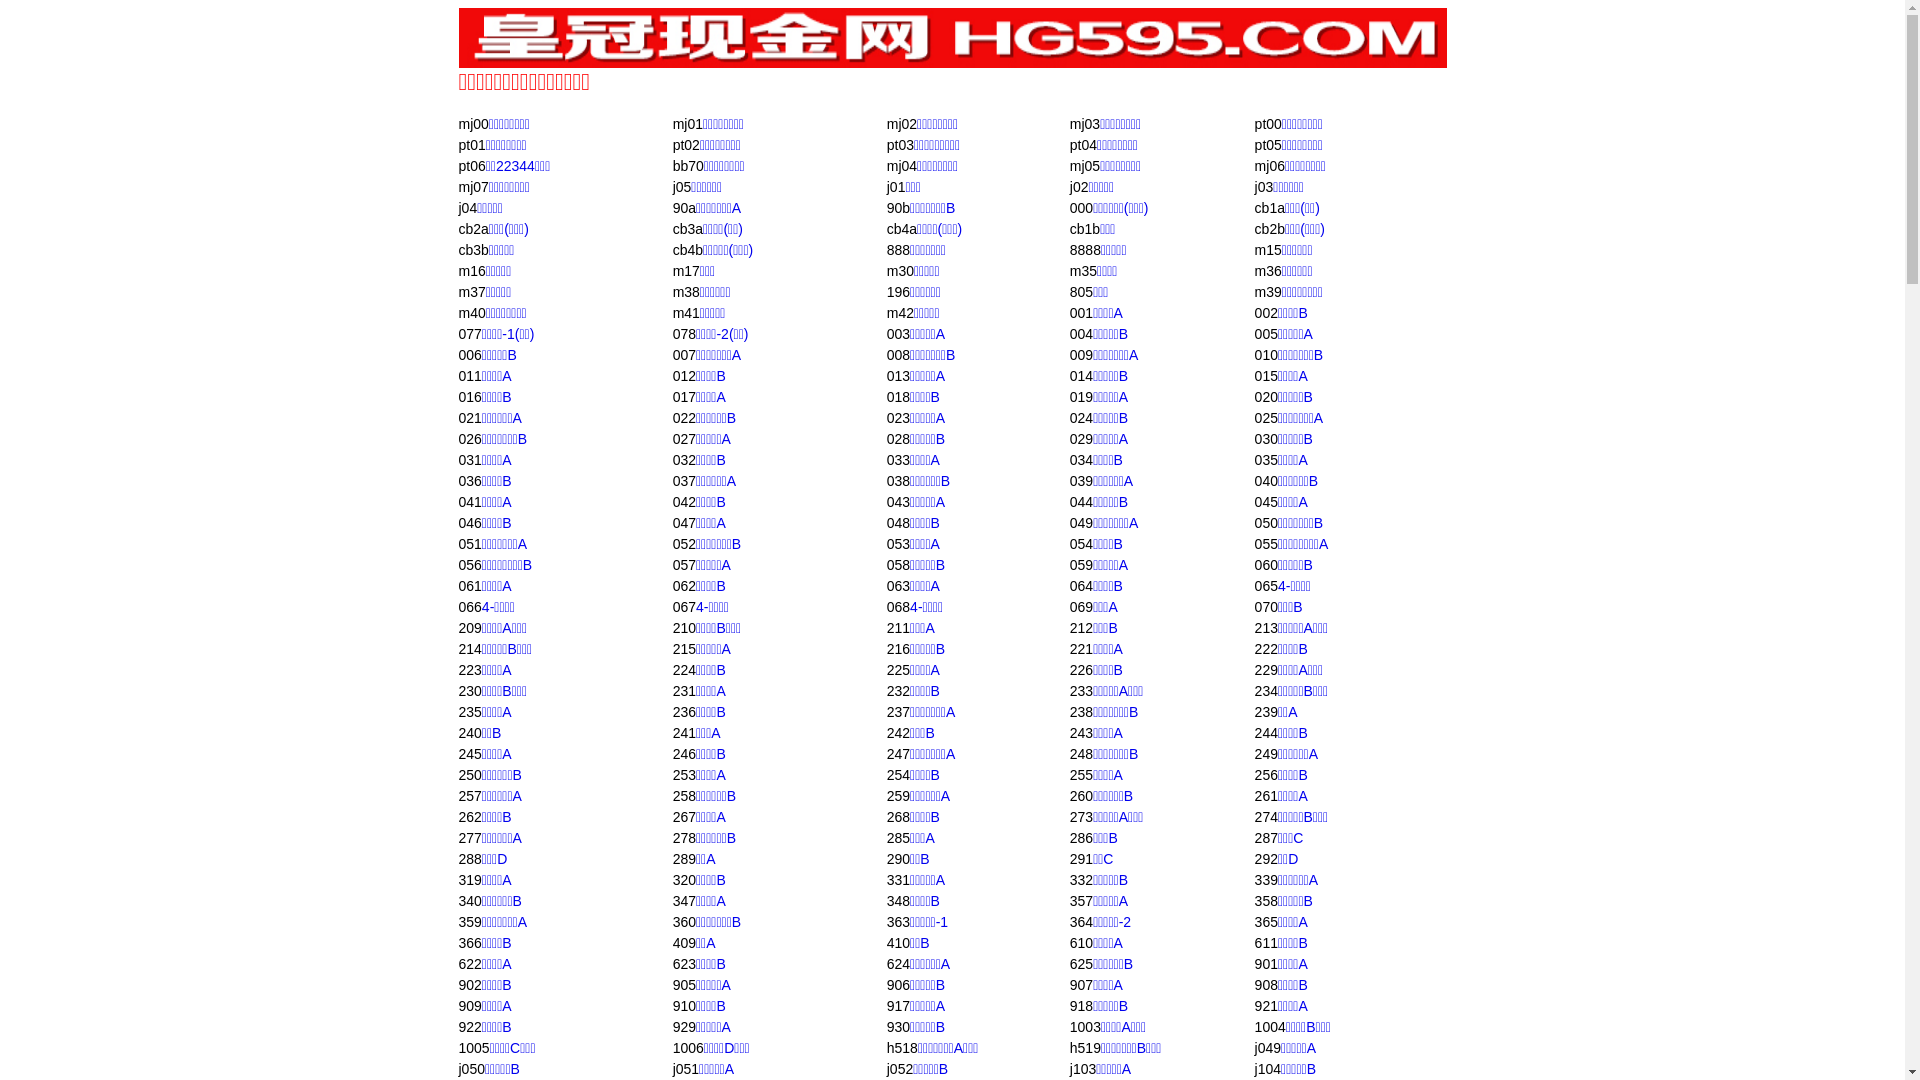  Describe the element at coordinates (686, 1067) in the screenshot. I see `'j051'` at that location.